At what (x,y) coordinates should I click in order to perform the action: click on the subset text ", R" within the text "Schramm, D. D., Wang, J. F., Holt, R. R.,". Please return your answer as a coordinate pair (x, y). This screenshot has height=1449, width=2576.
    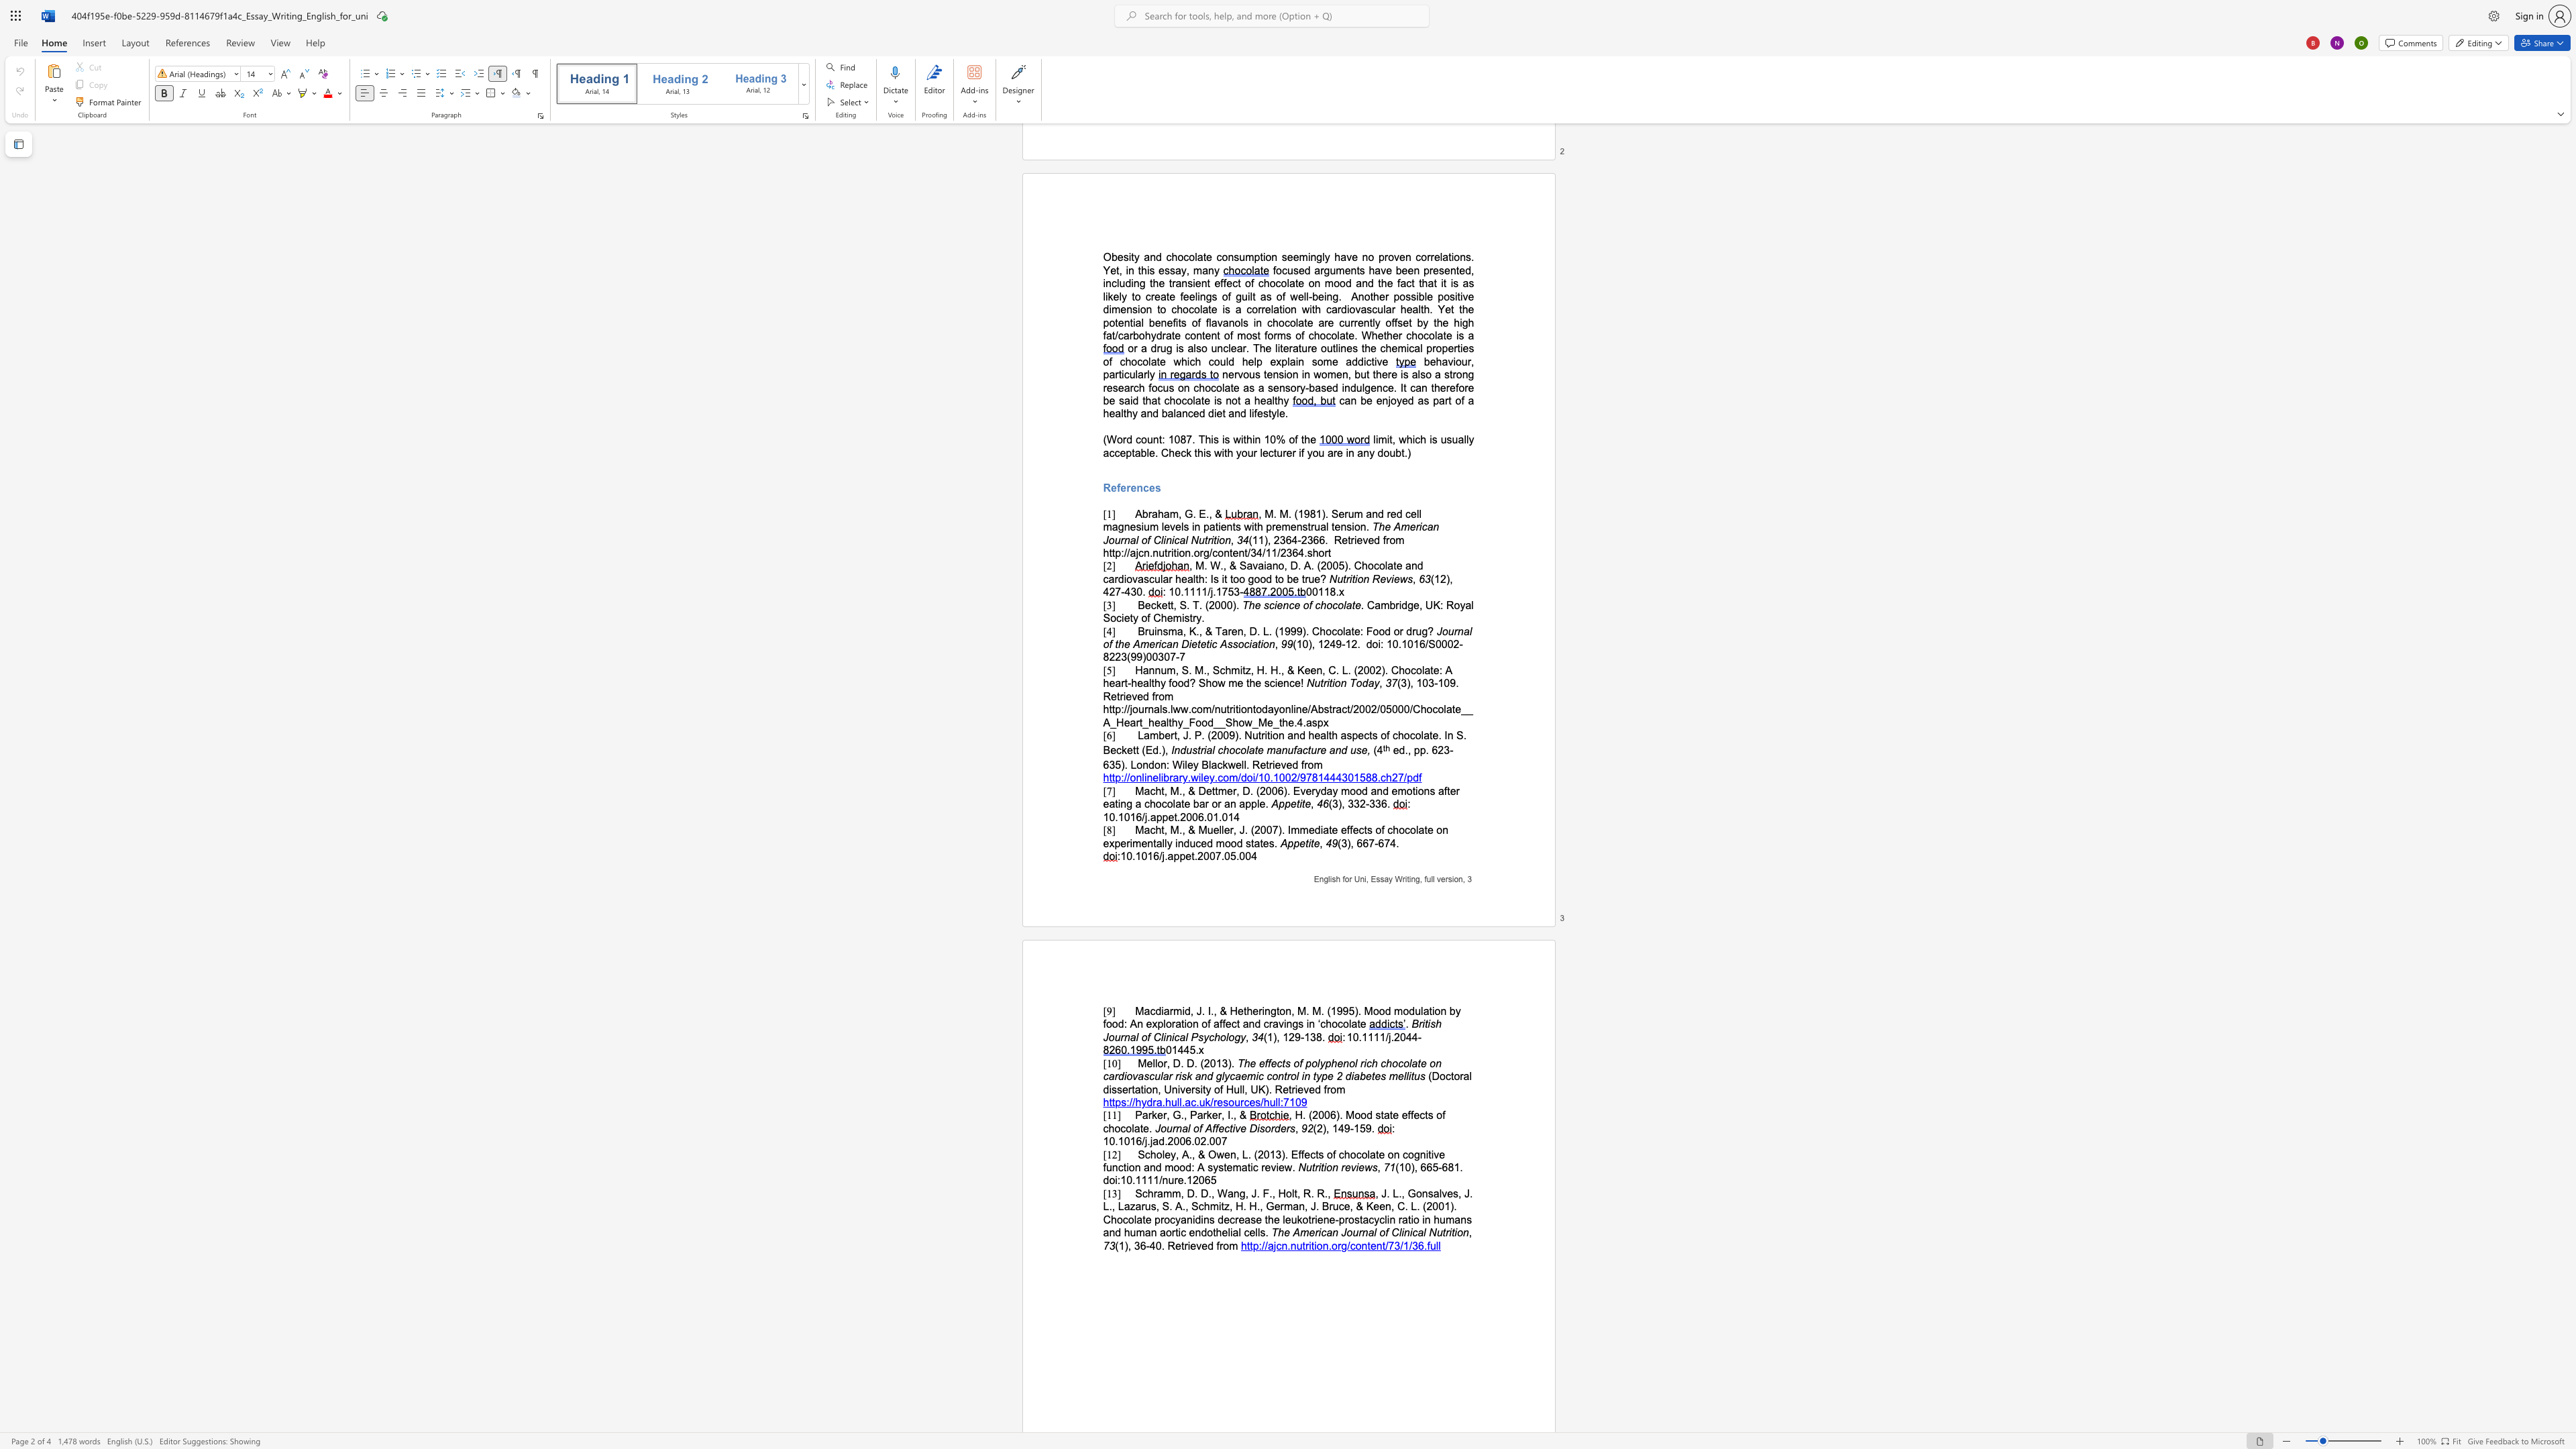
    Looking at the image, I should click on (1296, 1193).